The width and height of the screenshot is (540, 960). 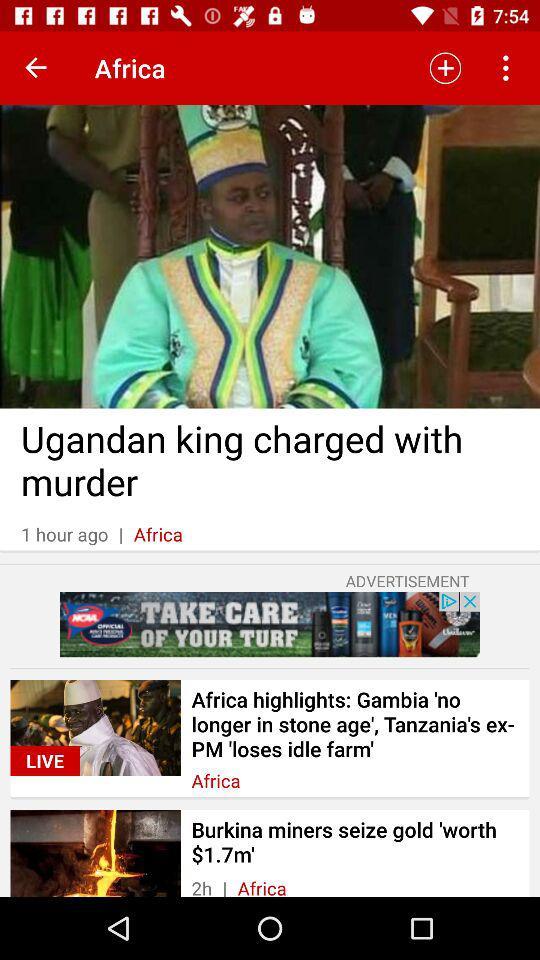 What do you see at coordinates (36, 68) in the screenshot?
I see `goto next page` at bounding box center [36, 68].